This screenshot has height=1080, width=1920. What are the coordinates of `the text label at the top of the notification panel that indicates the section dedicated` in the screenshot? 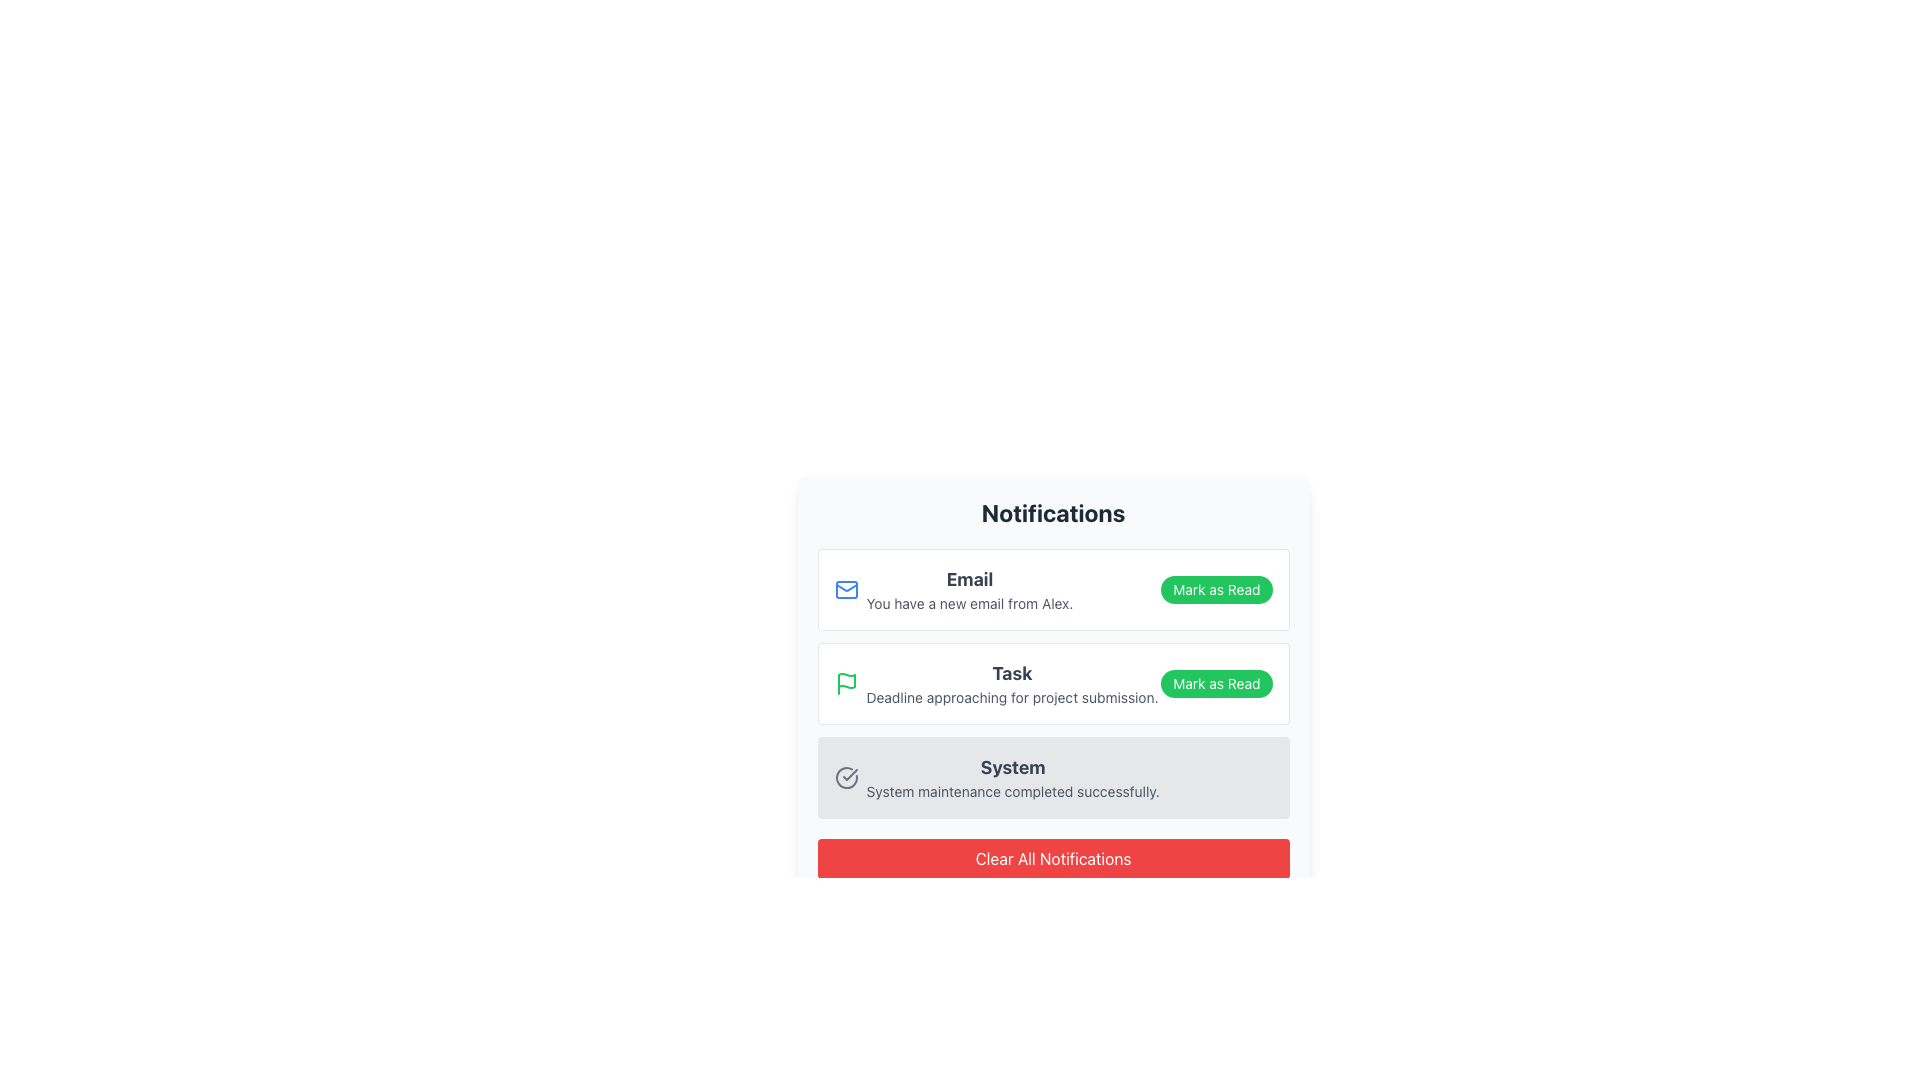 It's located at (1052, 512).